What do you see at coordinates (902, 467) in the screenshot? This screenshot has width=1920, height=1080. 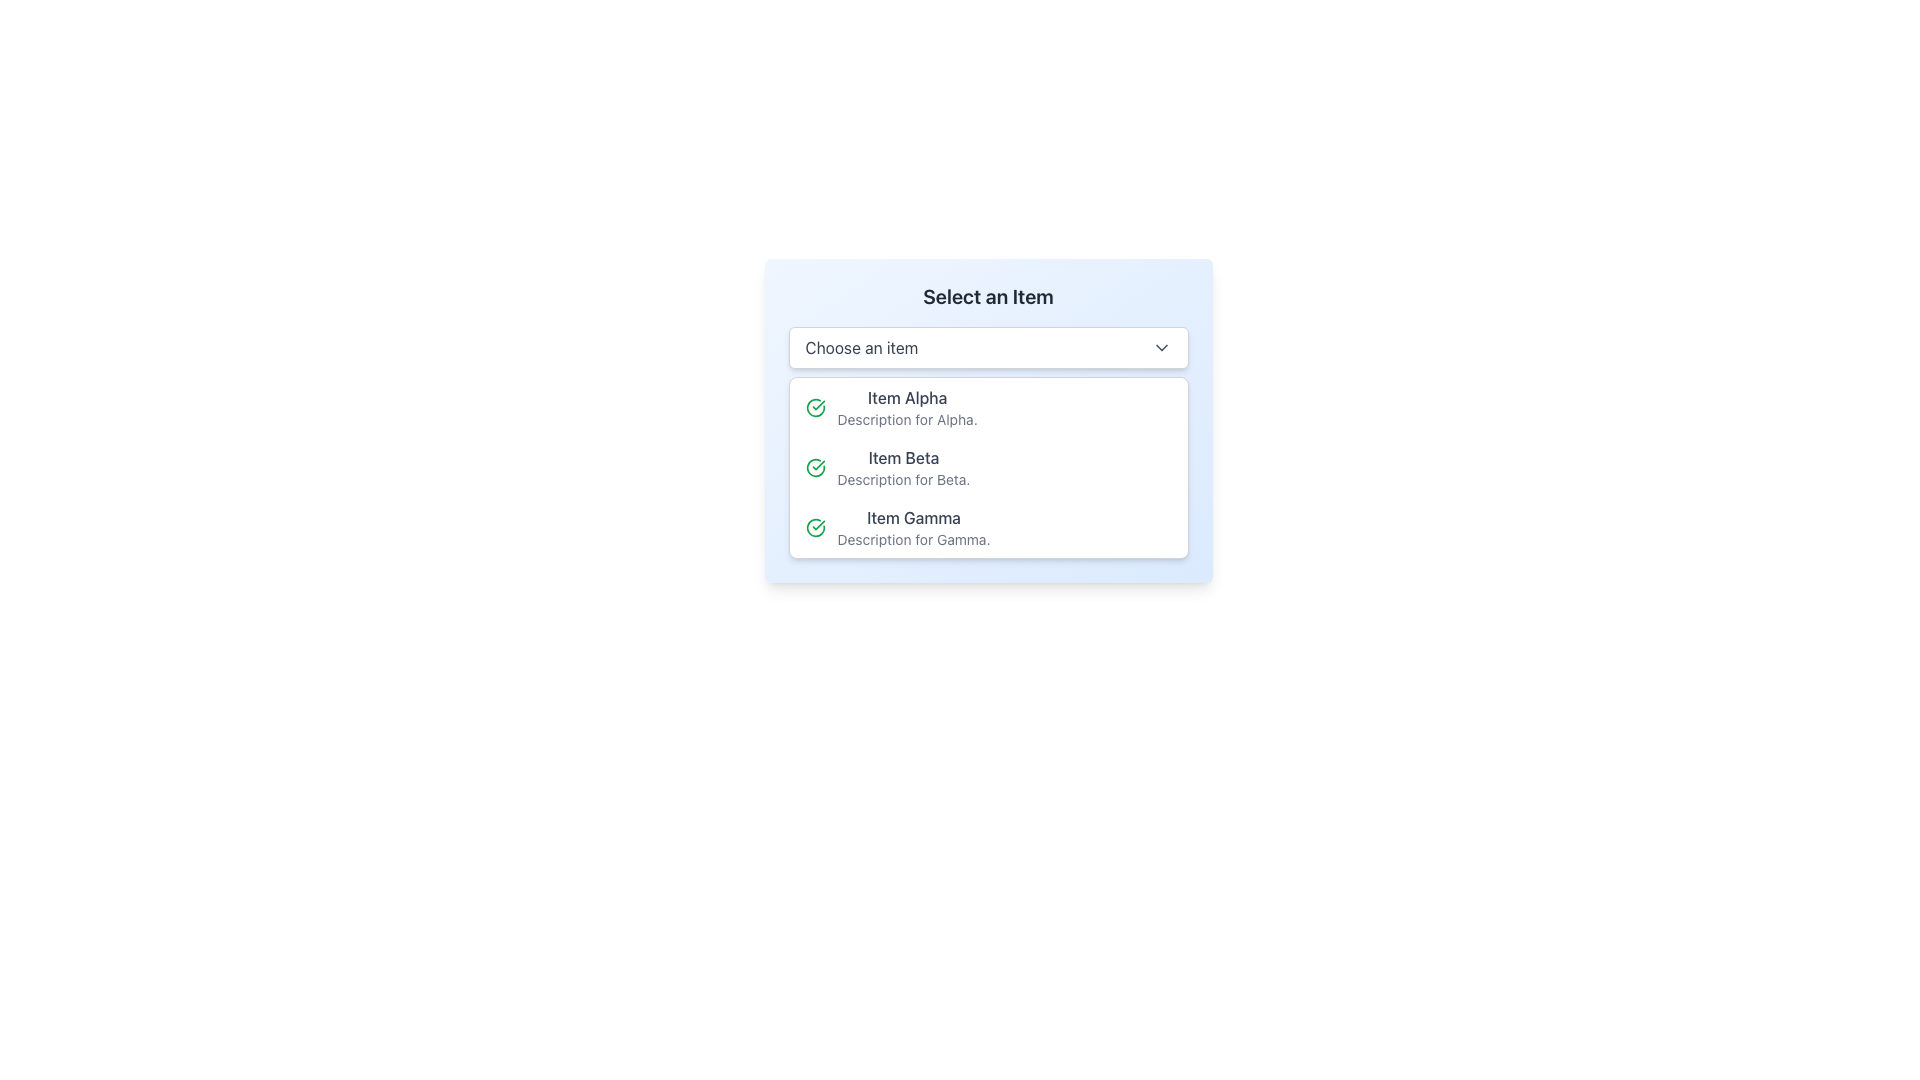 I see `the list item displaying 'Item Beta' and its subtitle 'Description for Beta'` at bounding box center [902, 467].